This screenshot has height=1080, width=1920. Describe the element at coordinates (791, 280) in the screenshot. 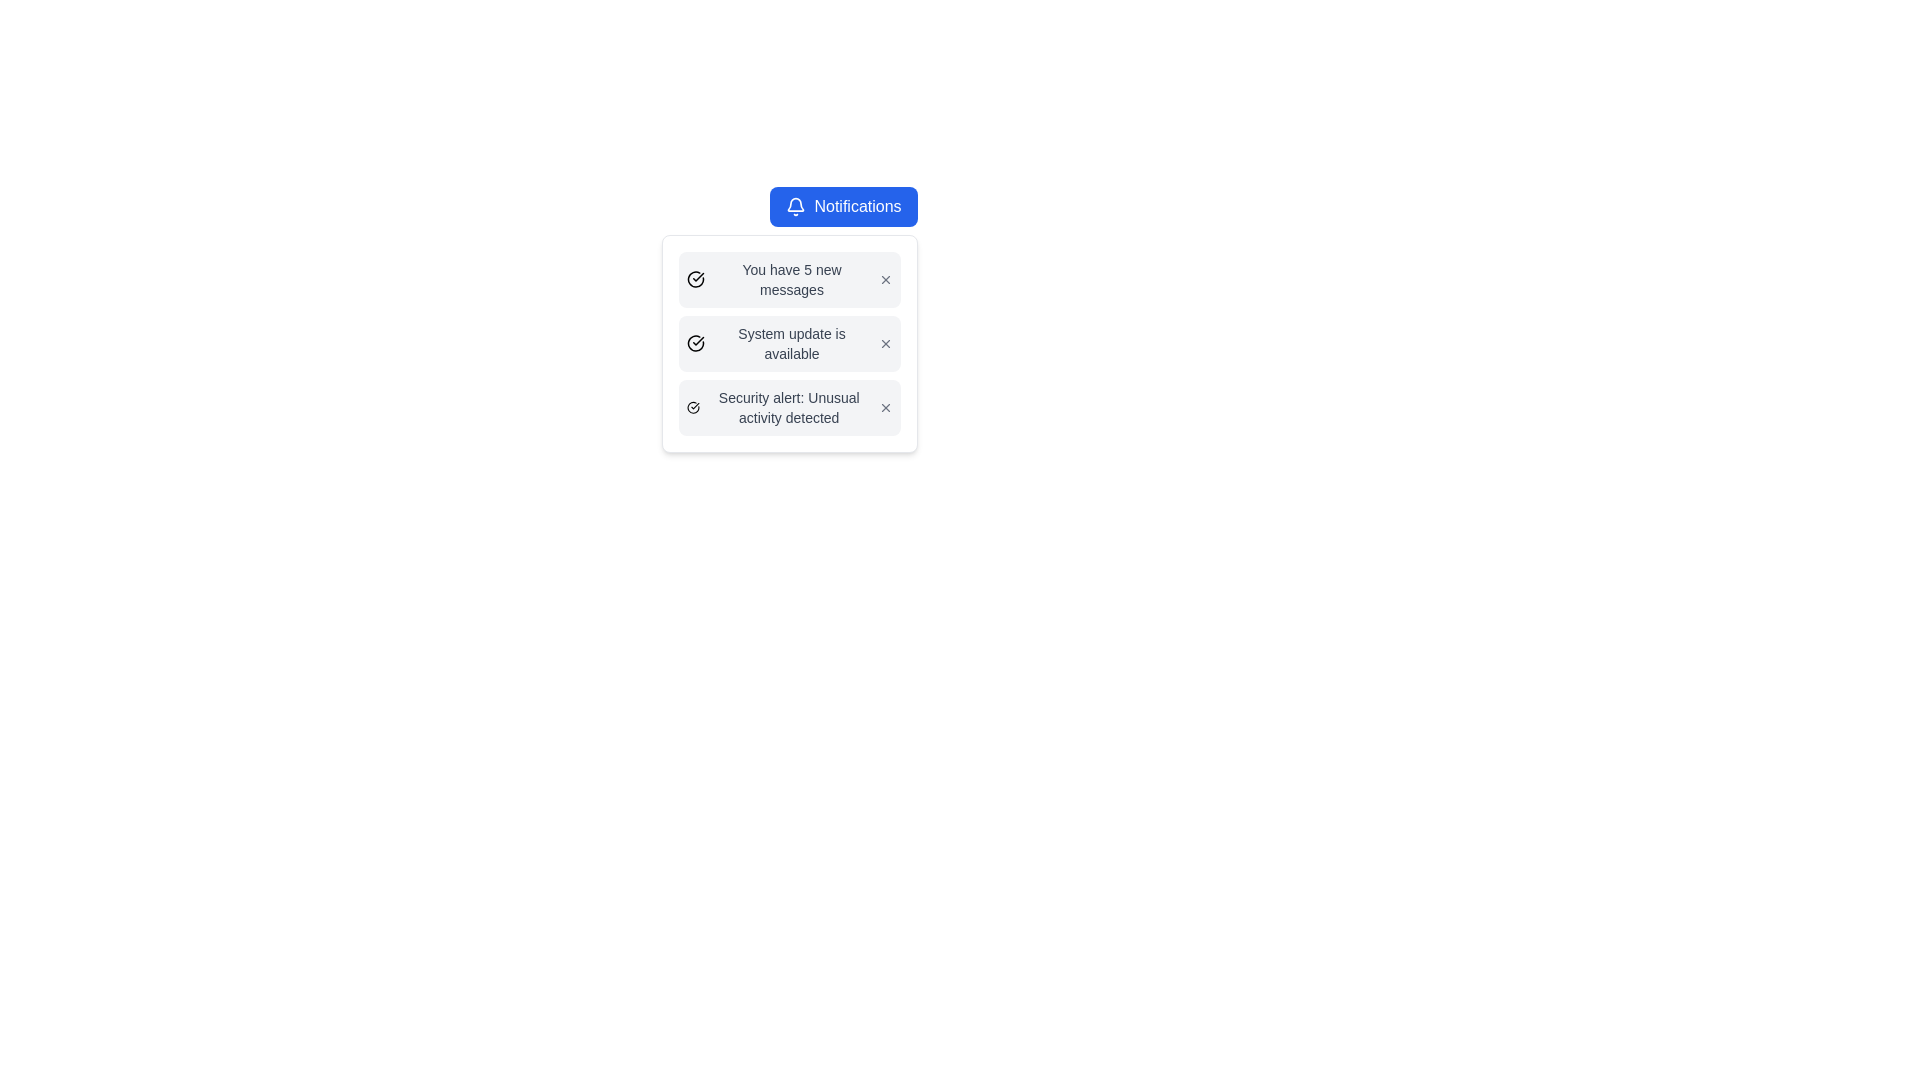

I see `the text label displaying 'You have 5 new messages' within the notification card under the 'Notifications' header` at that location.